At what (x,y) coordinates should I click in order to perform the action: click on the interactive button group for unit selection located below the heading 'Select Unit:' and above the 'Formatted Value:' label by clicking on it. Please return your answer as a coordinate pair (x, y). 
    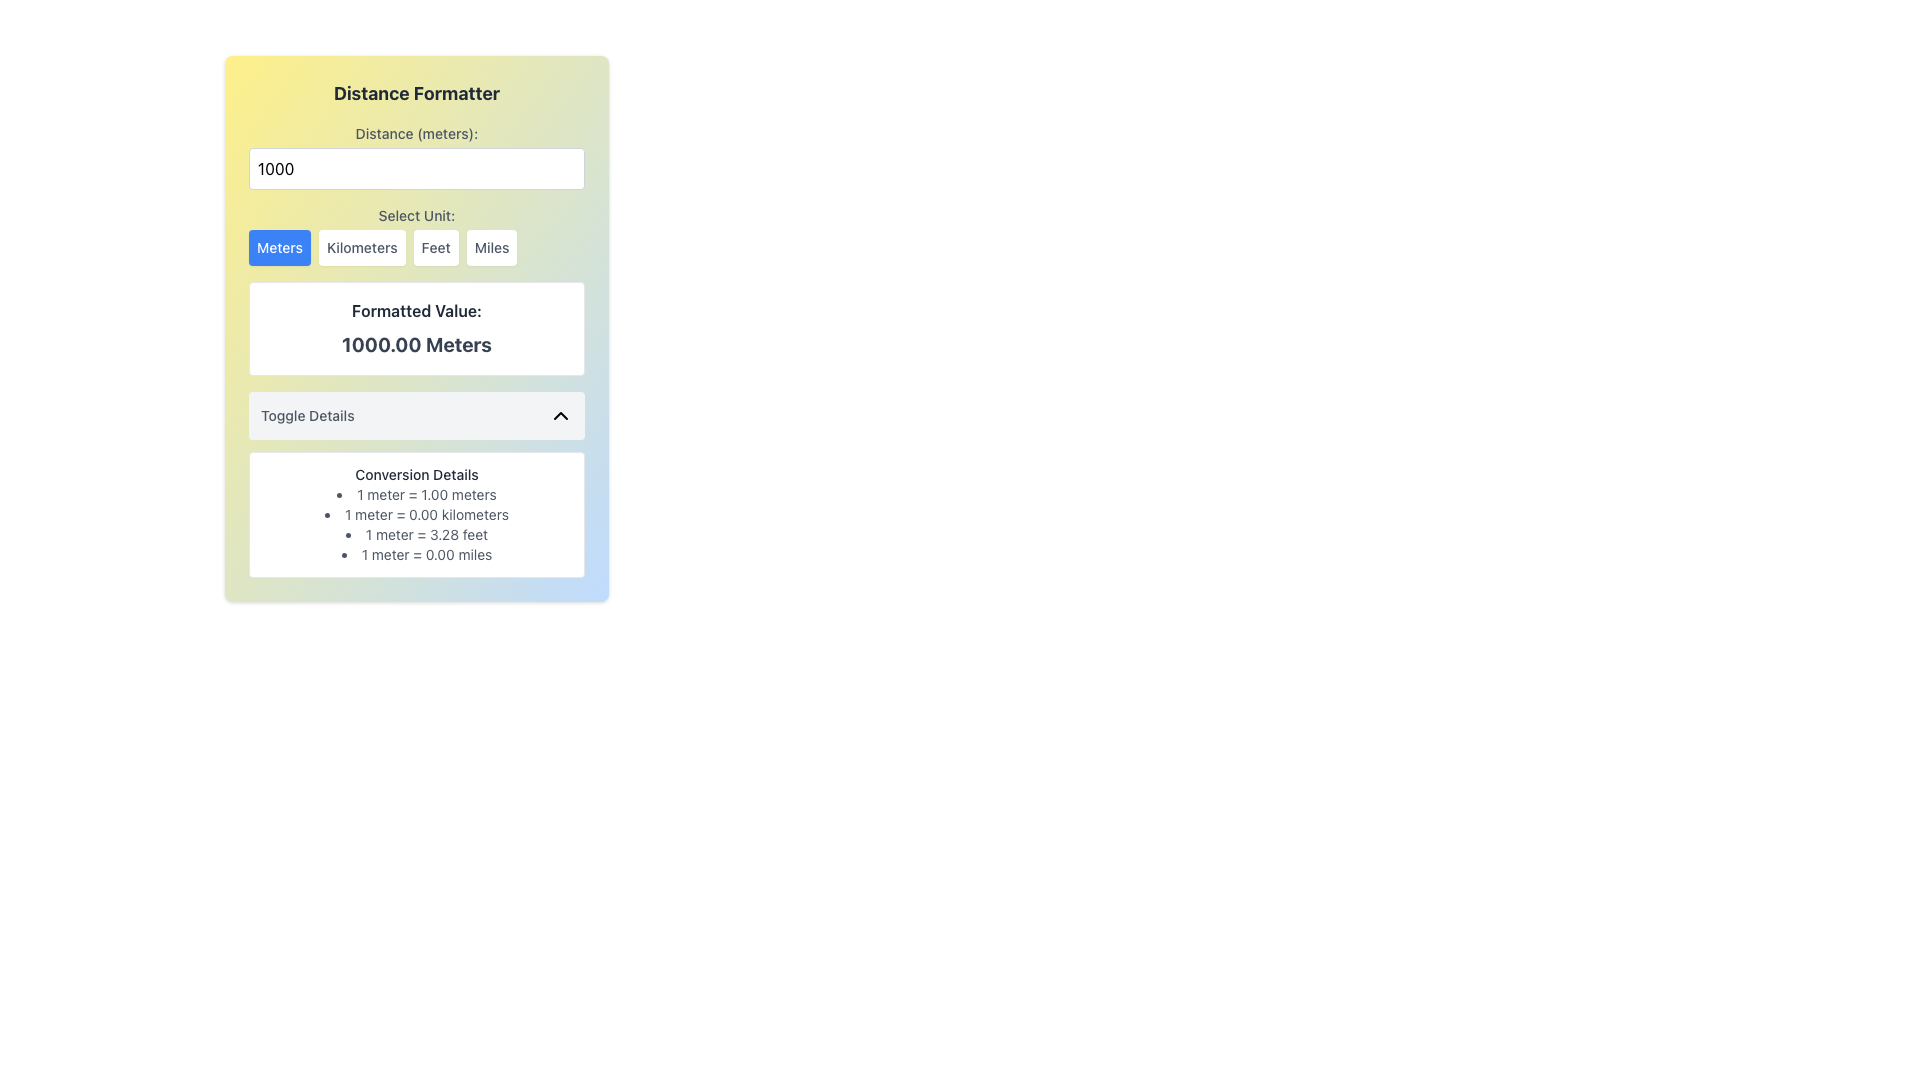
    Looking at the image, I should click on (416, 246).